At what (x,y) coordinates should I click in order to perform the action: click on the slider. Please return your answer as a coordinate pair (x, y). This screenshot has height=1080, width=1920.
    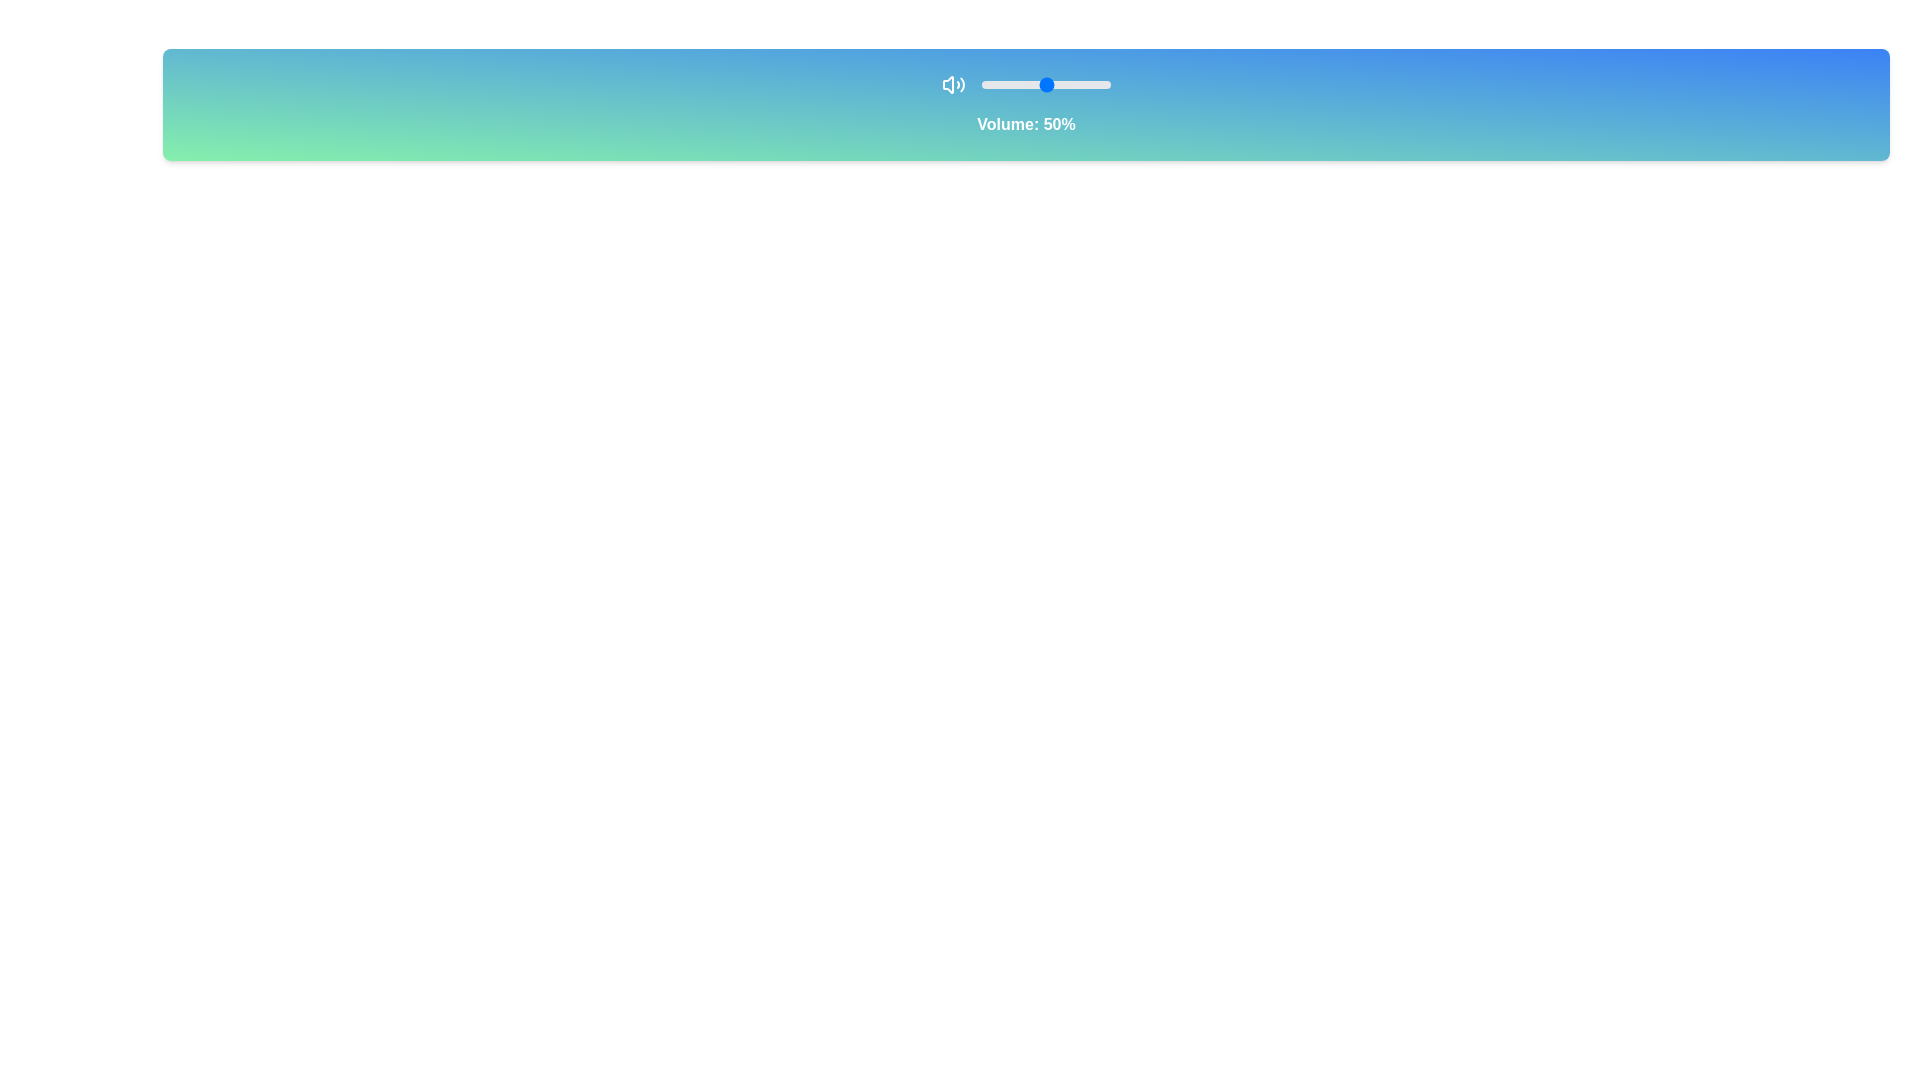
    Looking at the image, I should click on (1011, 83).